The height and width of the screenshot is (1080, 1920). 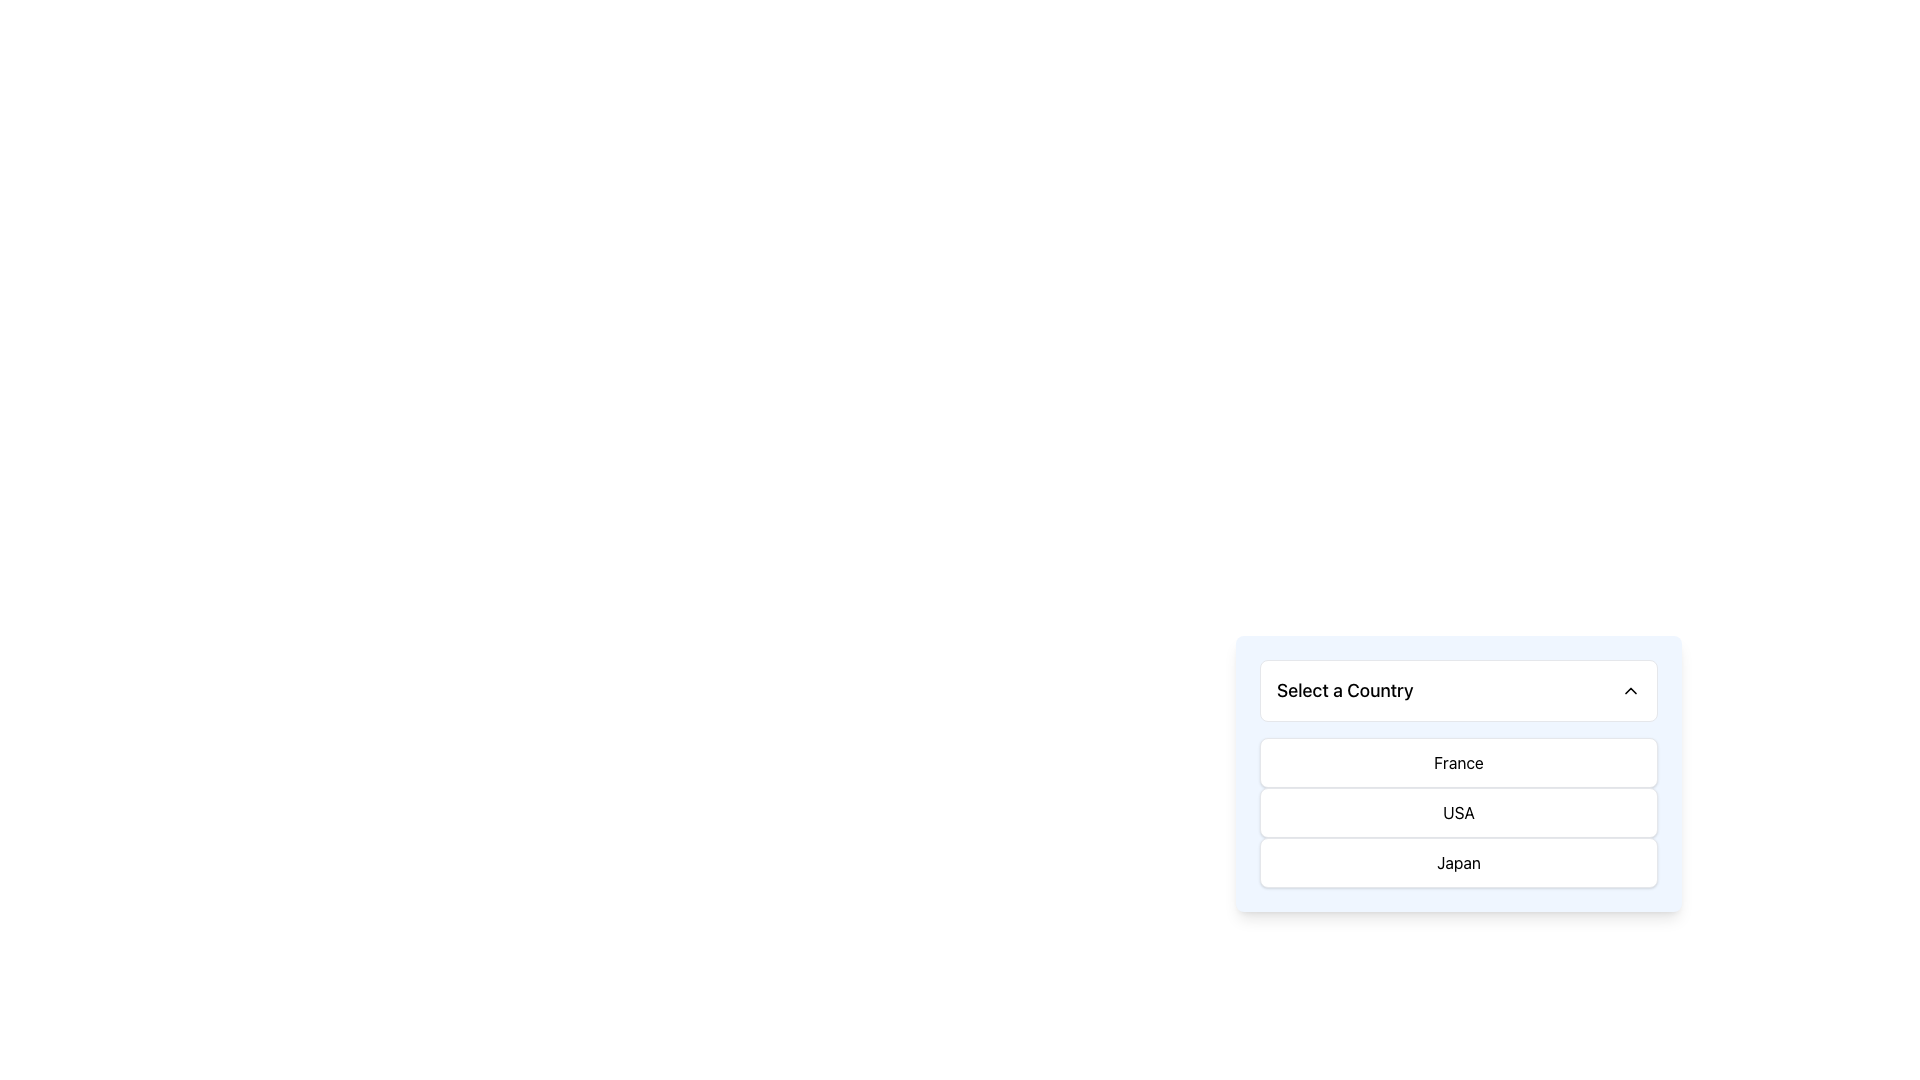 I want to click on the button labeled 'USA' which is styled with a white background and rounded corners, so click(x=1459, y=813).